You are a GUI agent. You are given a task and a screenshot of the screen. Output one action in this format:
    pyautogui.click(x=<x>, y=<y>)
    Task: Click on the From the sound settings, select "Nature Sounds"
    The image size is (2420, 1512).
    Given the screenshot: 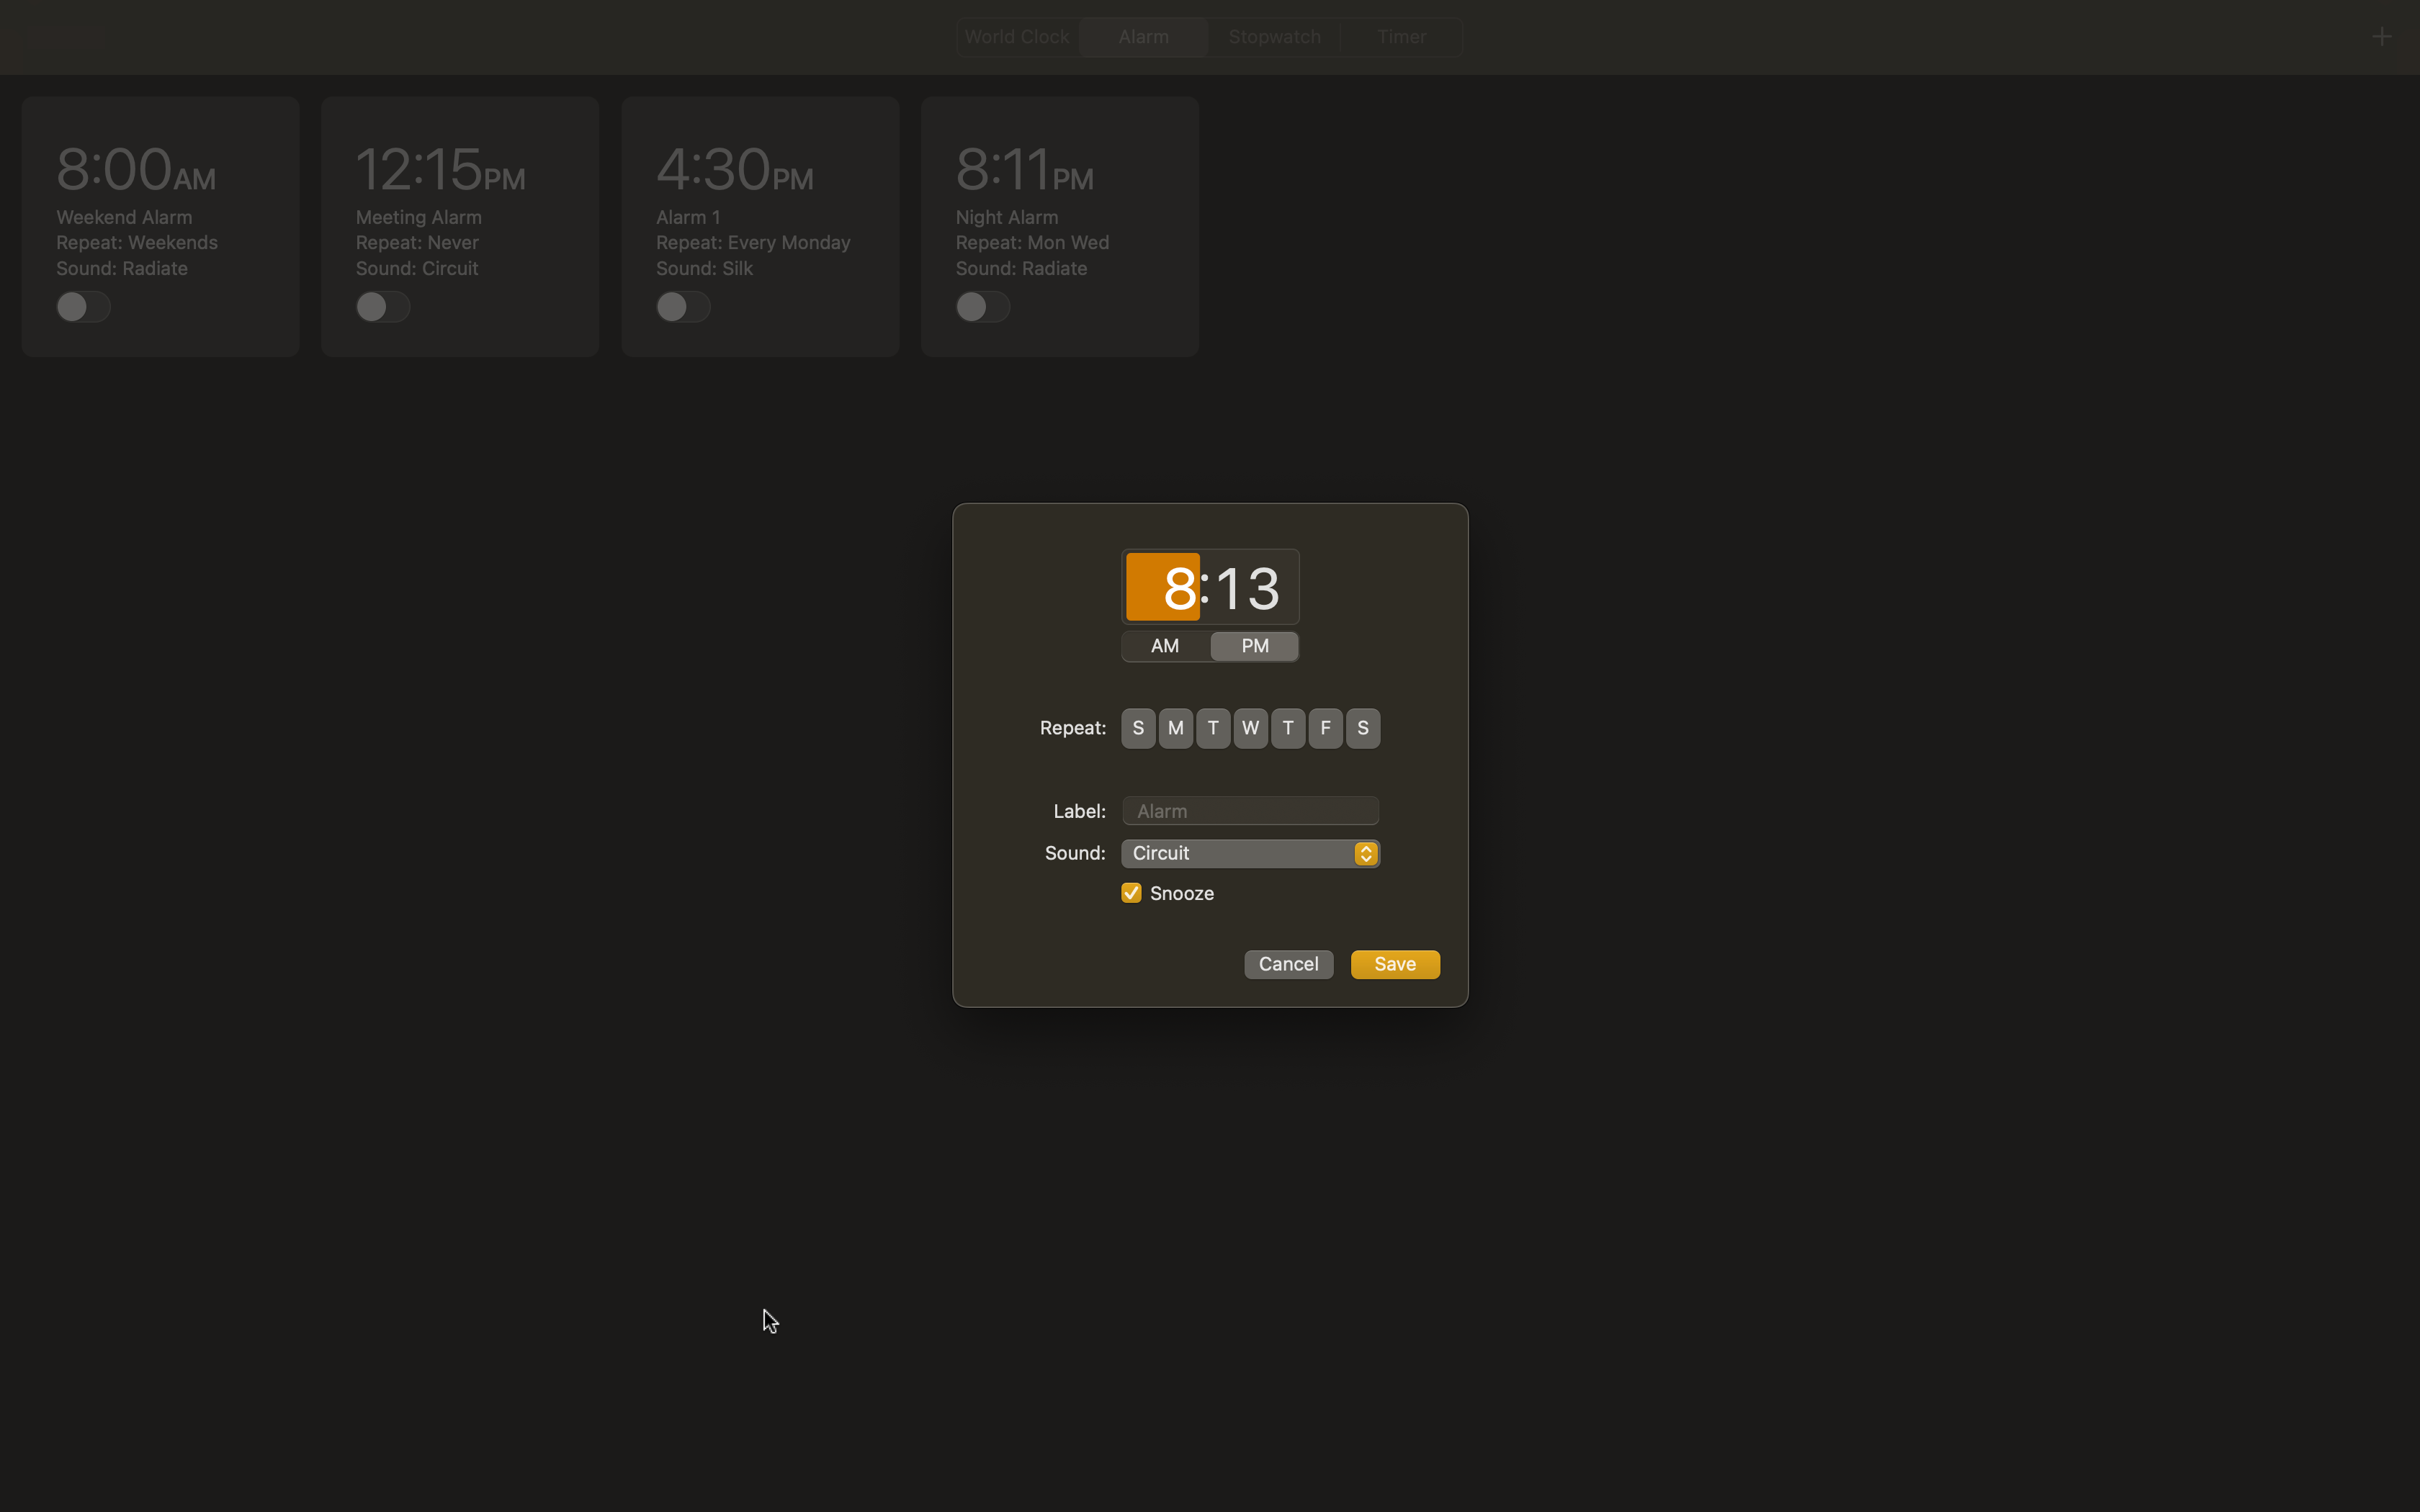 What is the action you would take?
    pyautogui.click(x=1250, y=853)
    